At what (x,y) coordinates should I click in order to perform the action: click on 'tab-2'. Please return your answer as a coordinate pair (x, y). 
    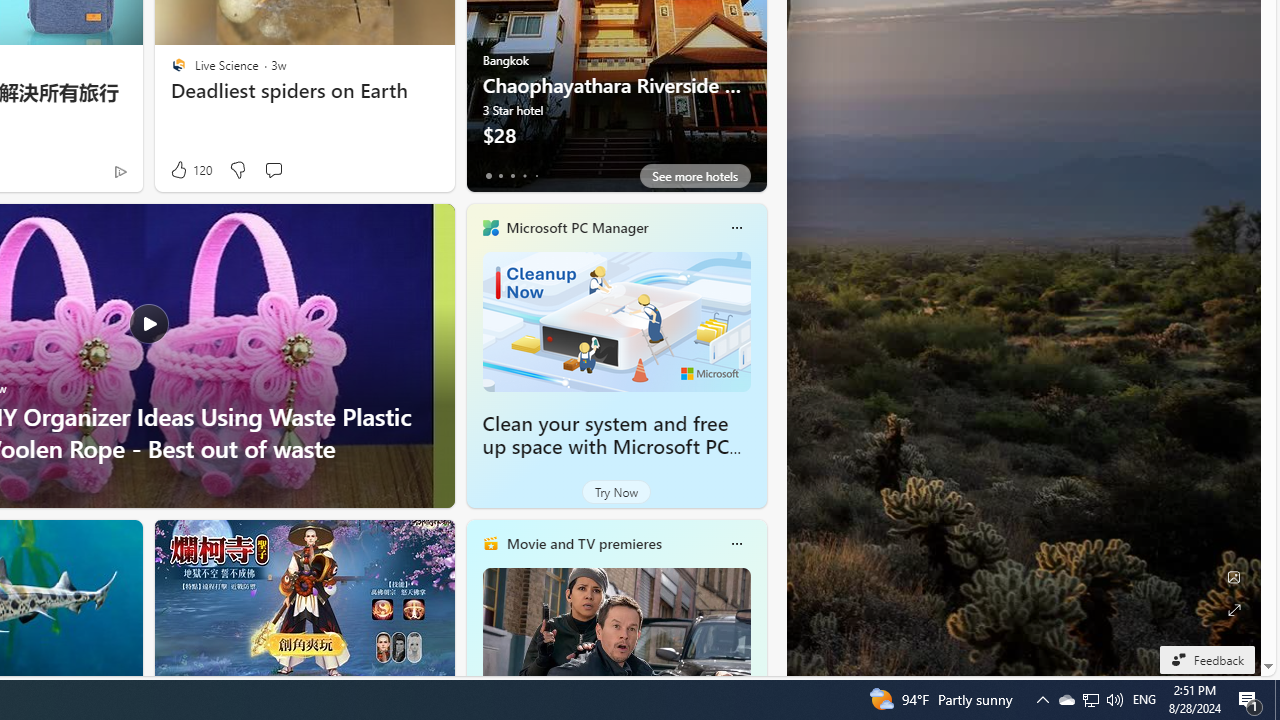
    Looking at the image, I should click on (512, 175).